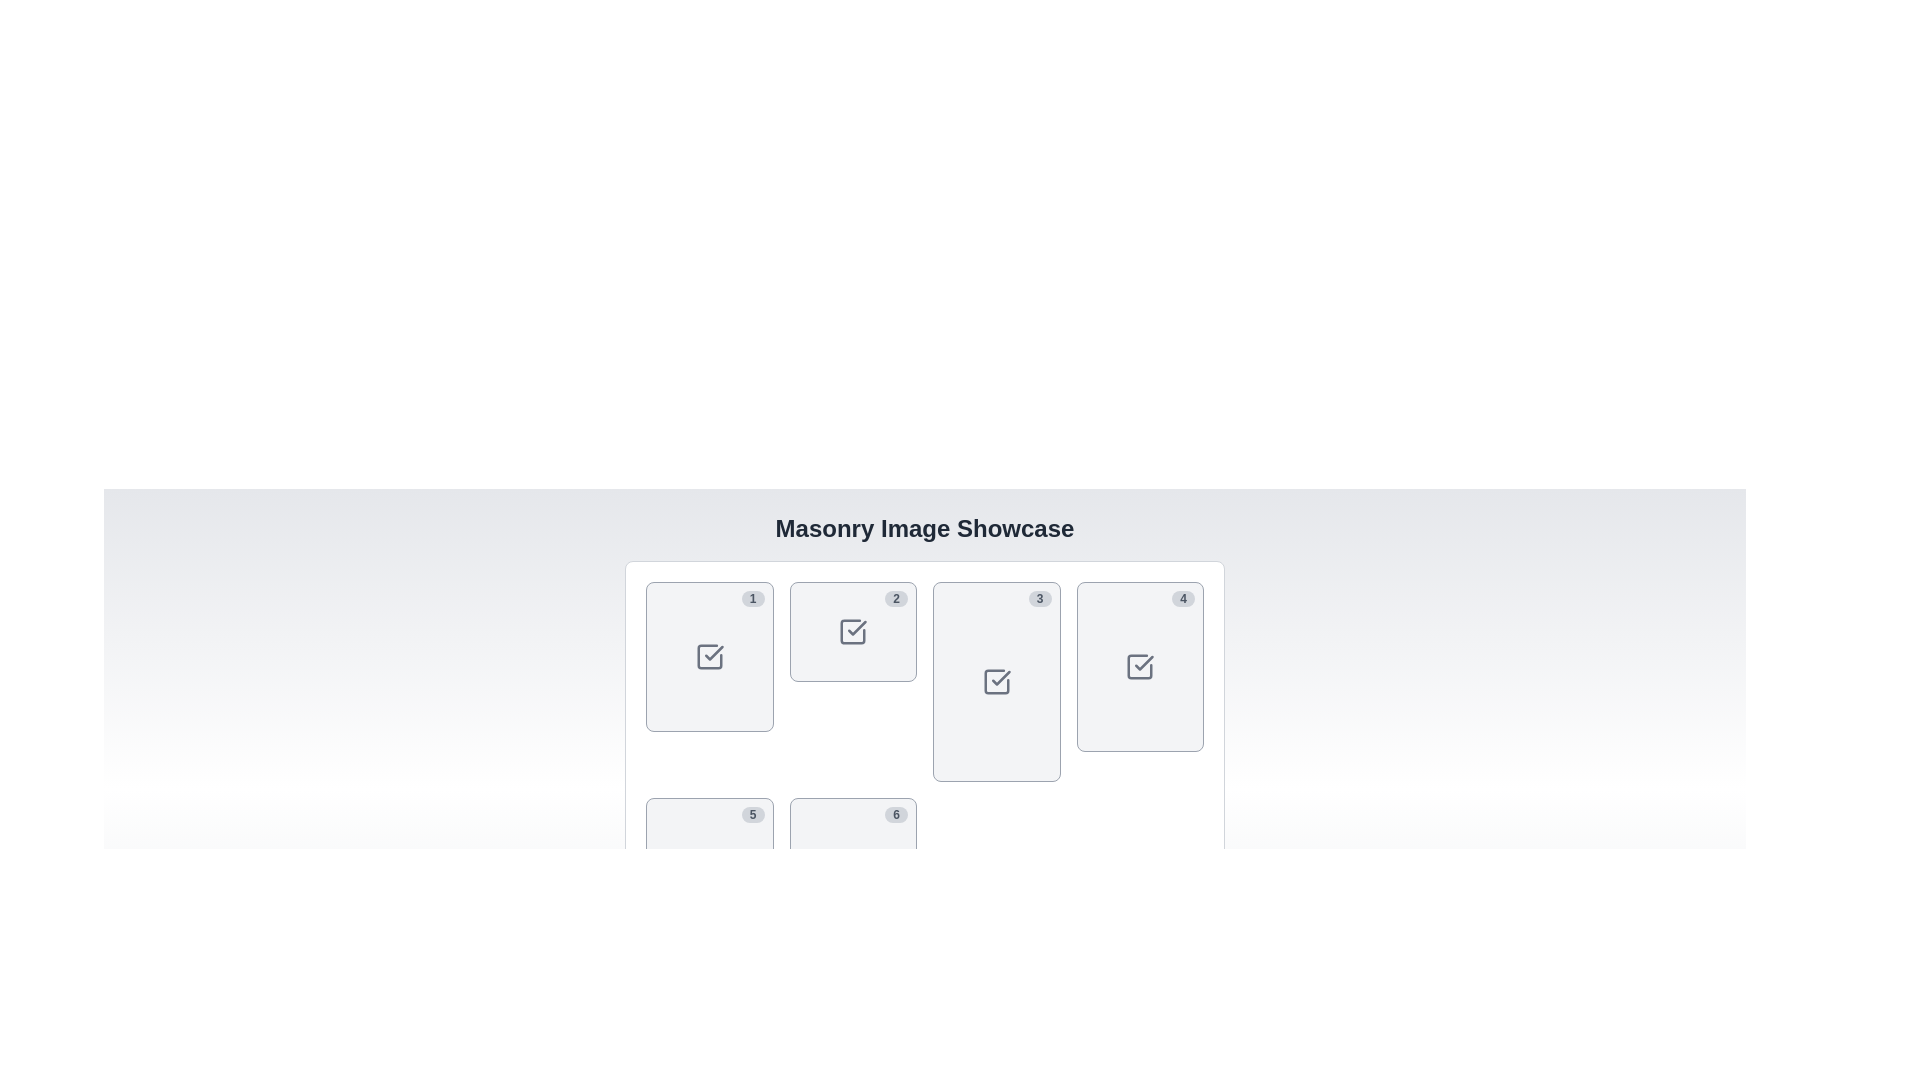 The height and width of the screenshot is (1080, 1920). I want to click on the third checkbox in the grid layout, so click(996, 681).